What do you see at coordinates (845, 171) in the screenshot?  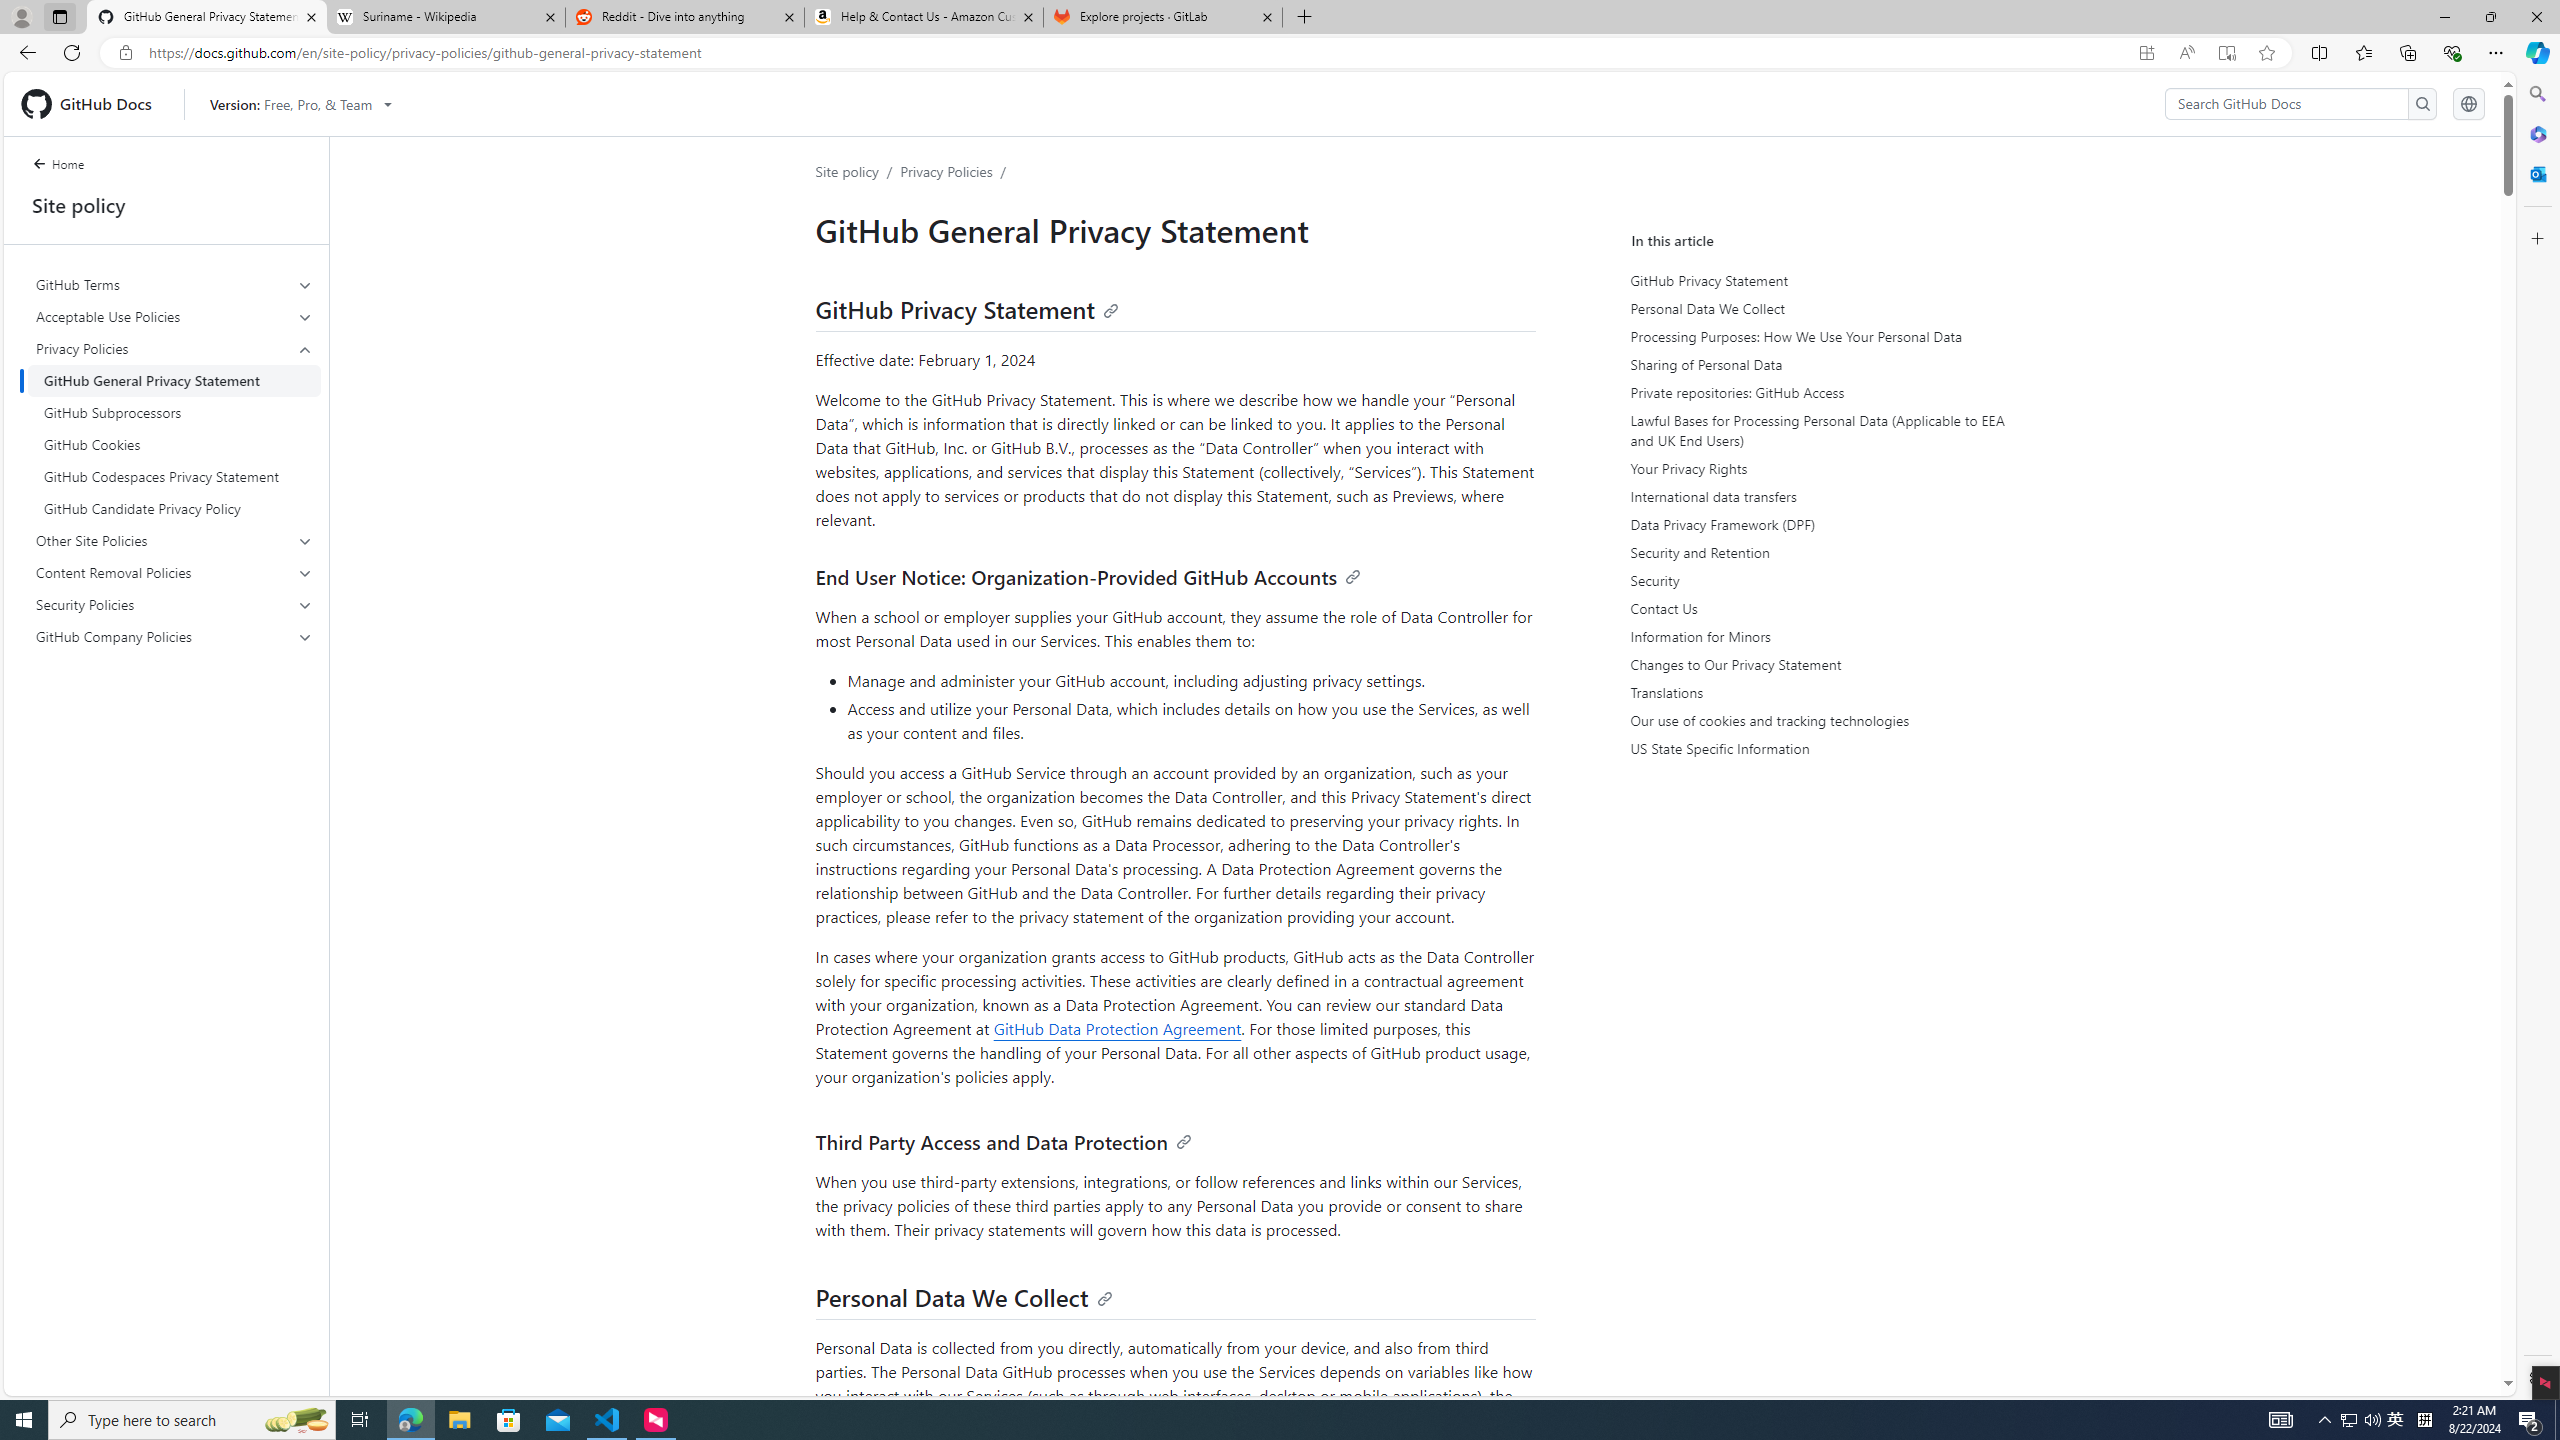 I see `'Site policy'` at bounding box center [845, 171].